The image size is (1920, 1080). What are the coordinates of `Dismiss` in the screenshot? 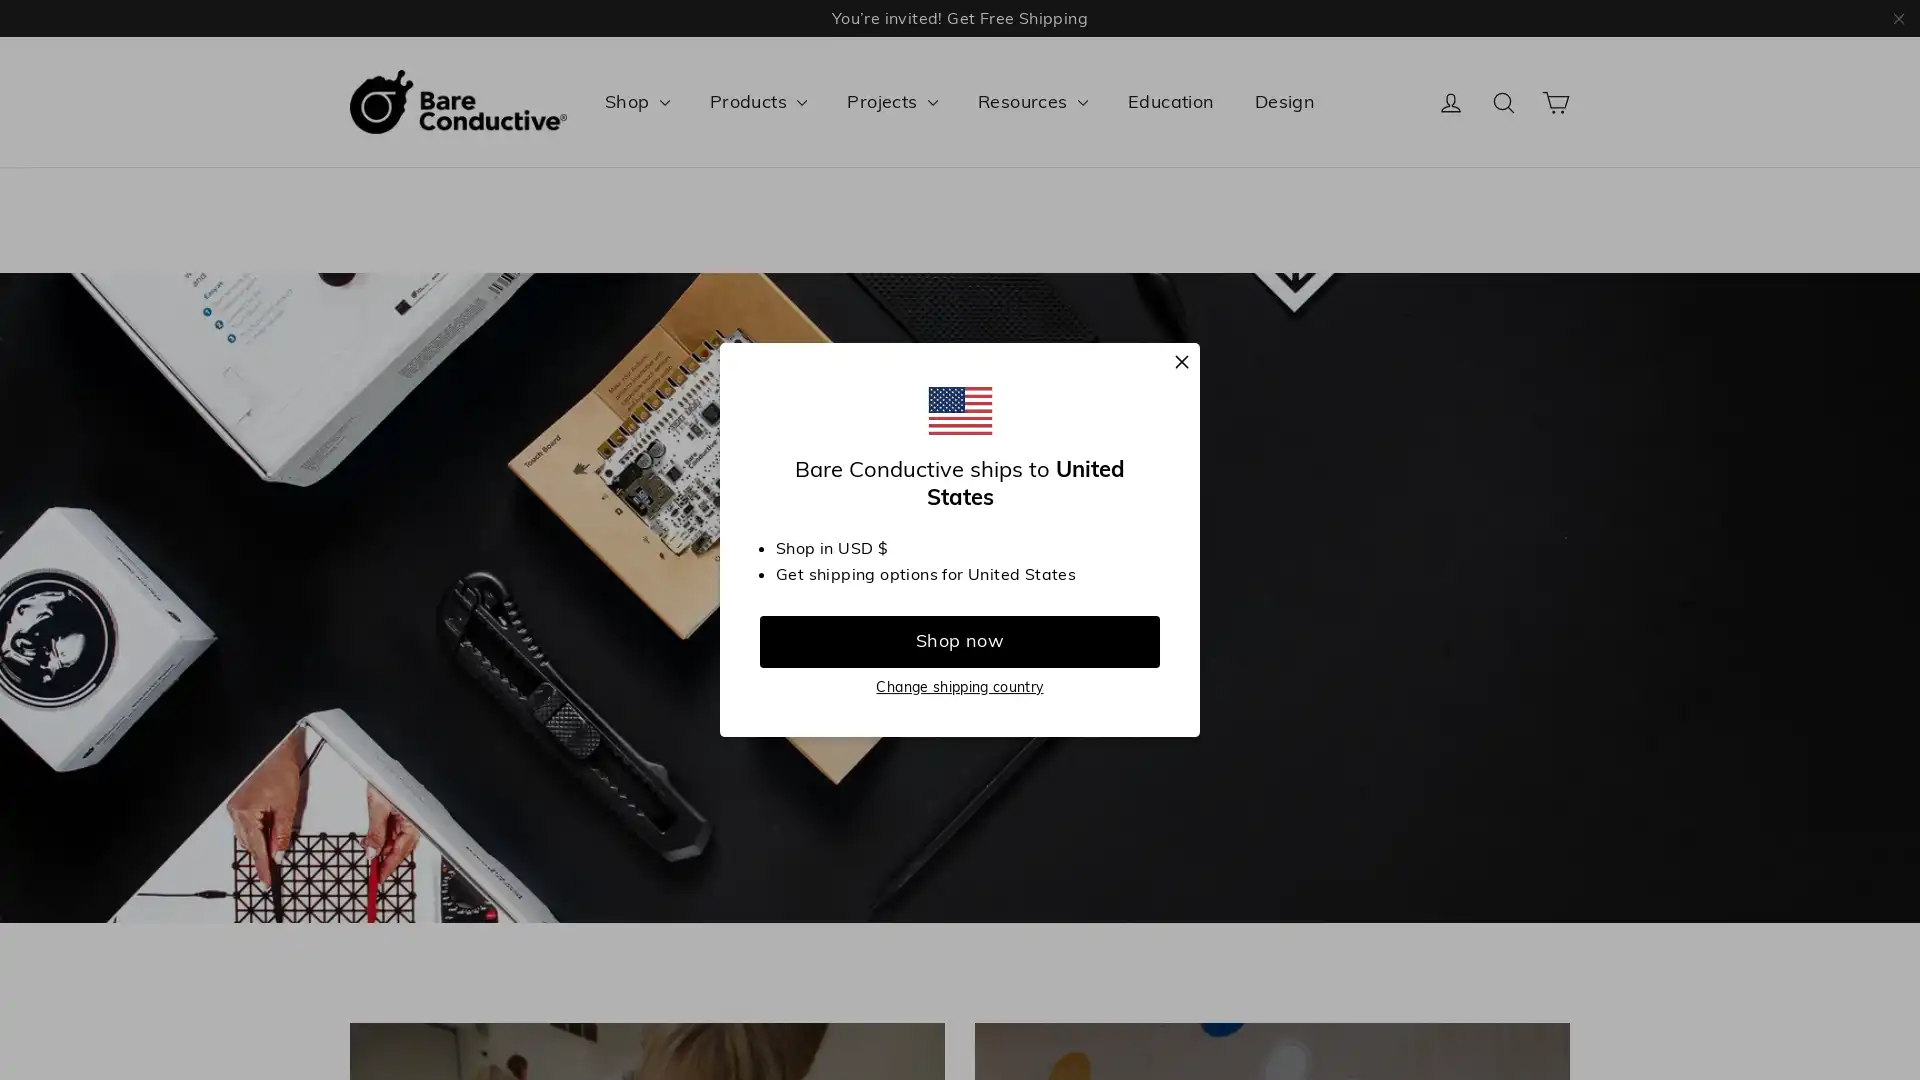 It's located at (1181, 363).